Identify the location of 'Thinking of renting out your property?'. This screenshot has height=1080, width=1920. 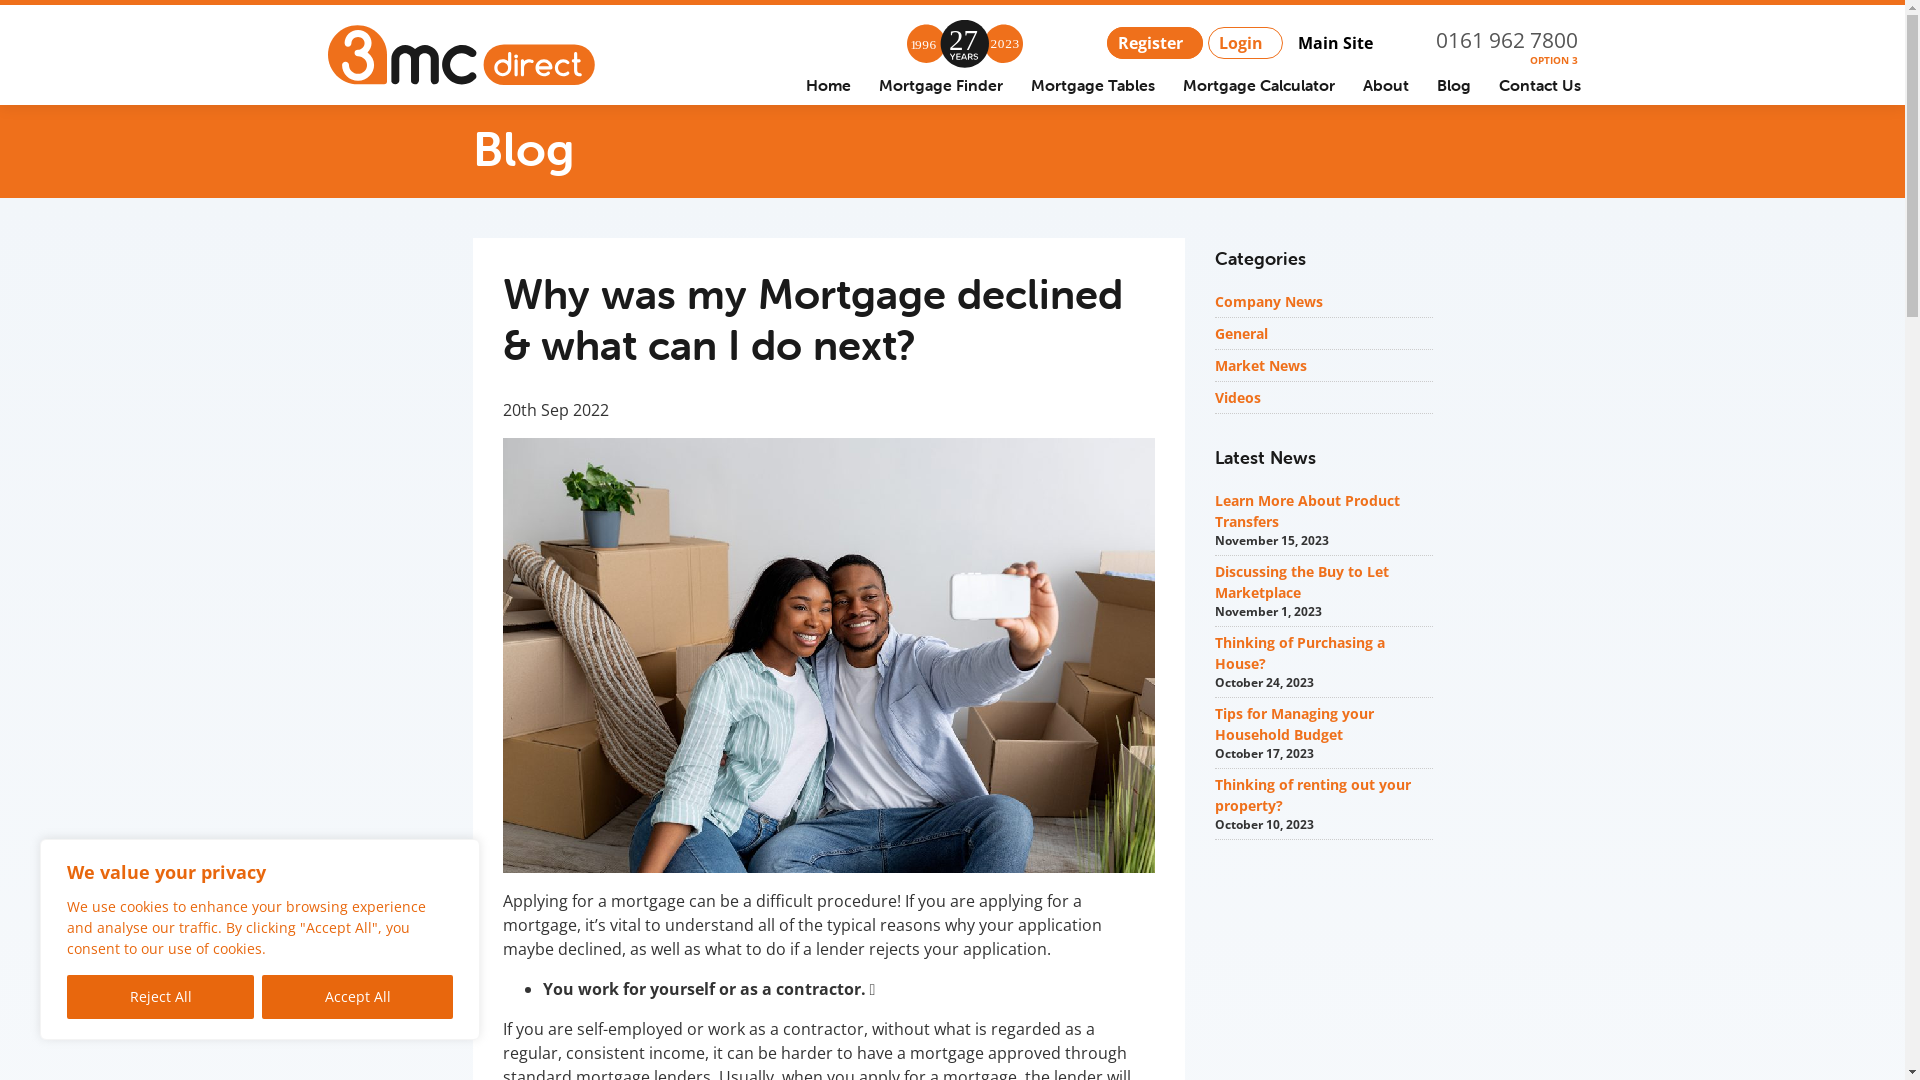
(1313, 793).